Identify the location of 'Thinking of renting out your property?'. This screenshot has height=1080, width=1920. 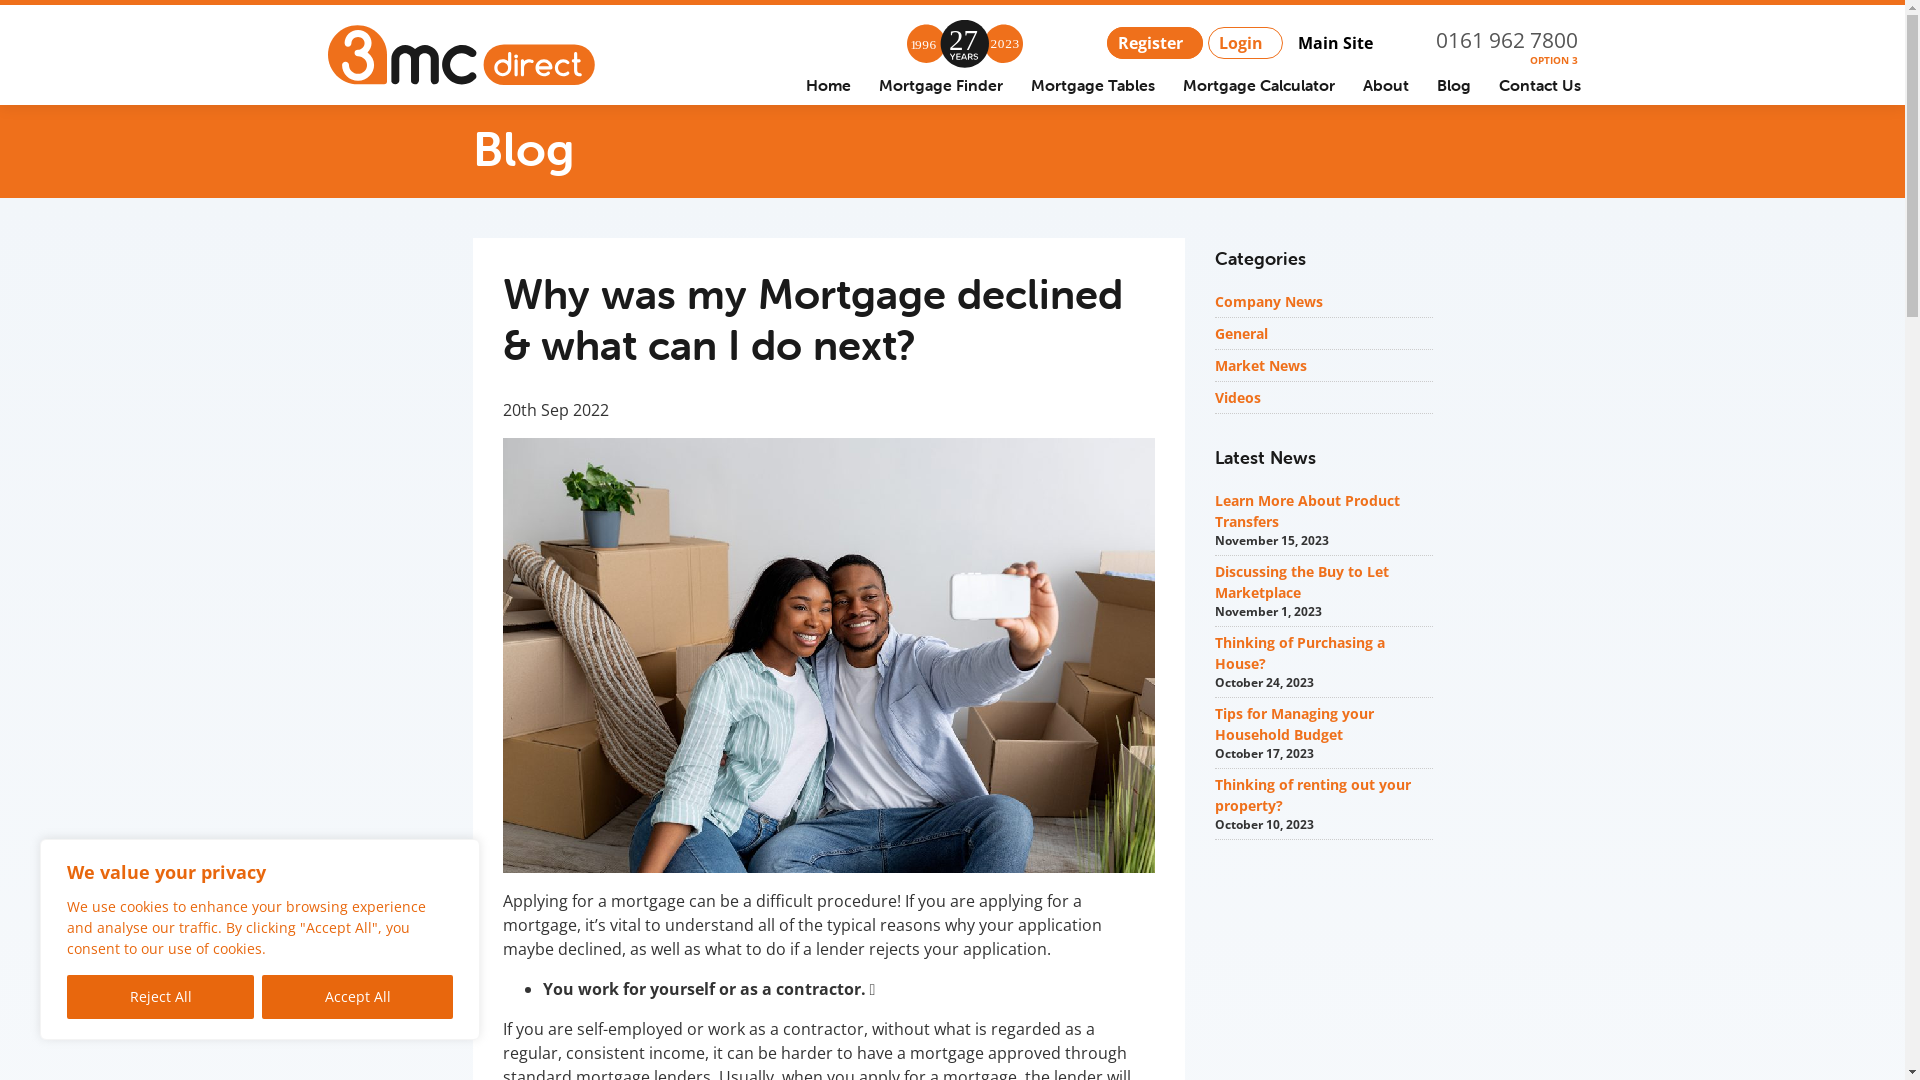
(1313, 793).